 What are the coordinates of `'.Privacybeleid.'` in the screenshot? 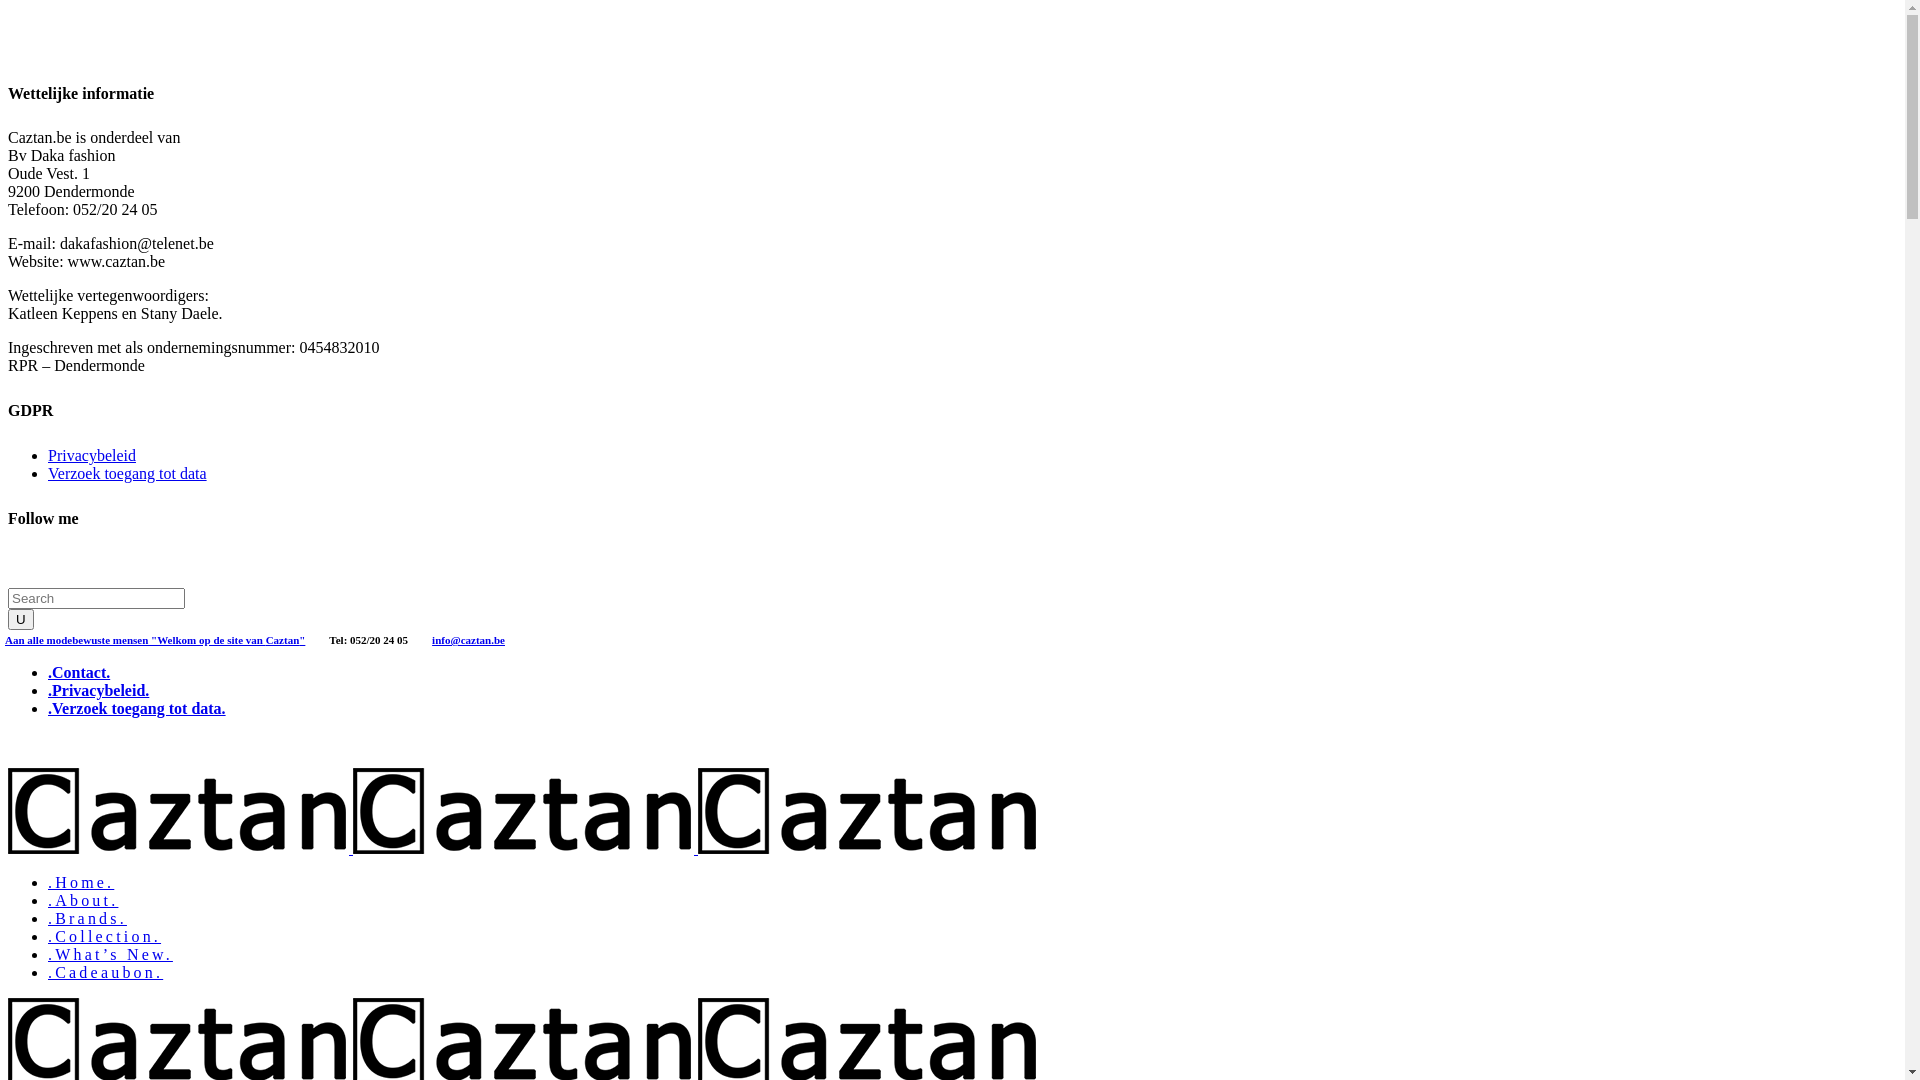 It's located at (97, 689).